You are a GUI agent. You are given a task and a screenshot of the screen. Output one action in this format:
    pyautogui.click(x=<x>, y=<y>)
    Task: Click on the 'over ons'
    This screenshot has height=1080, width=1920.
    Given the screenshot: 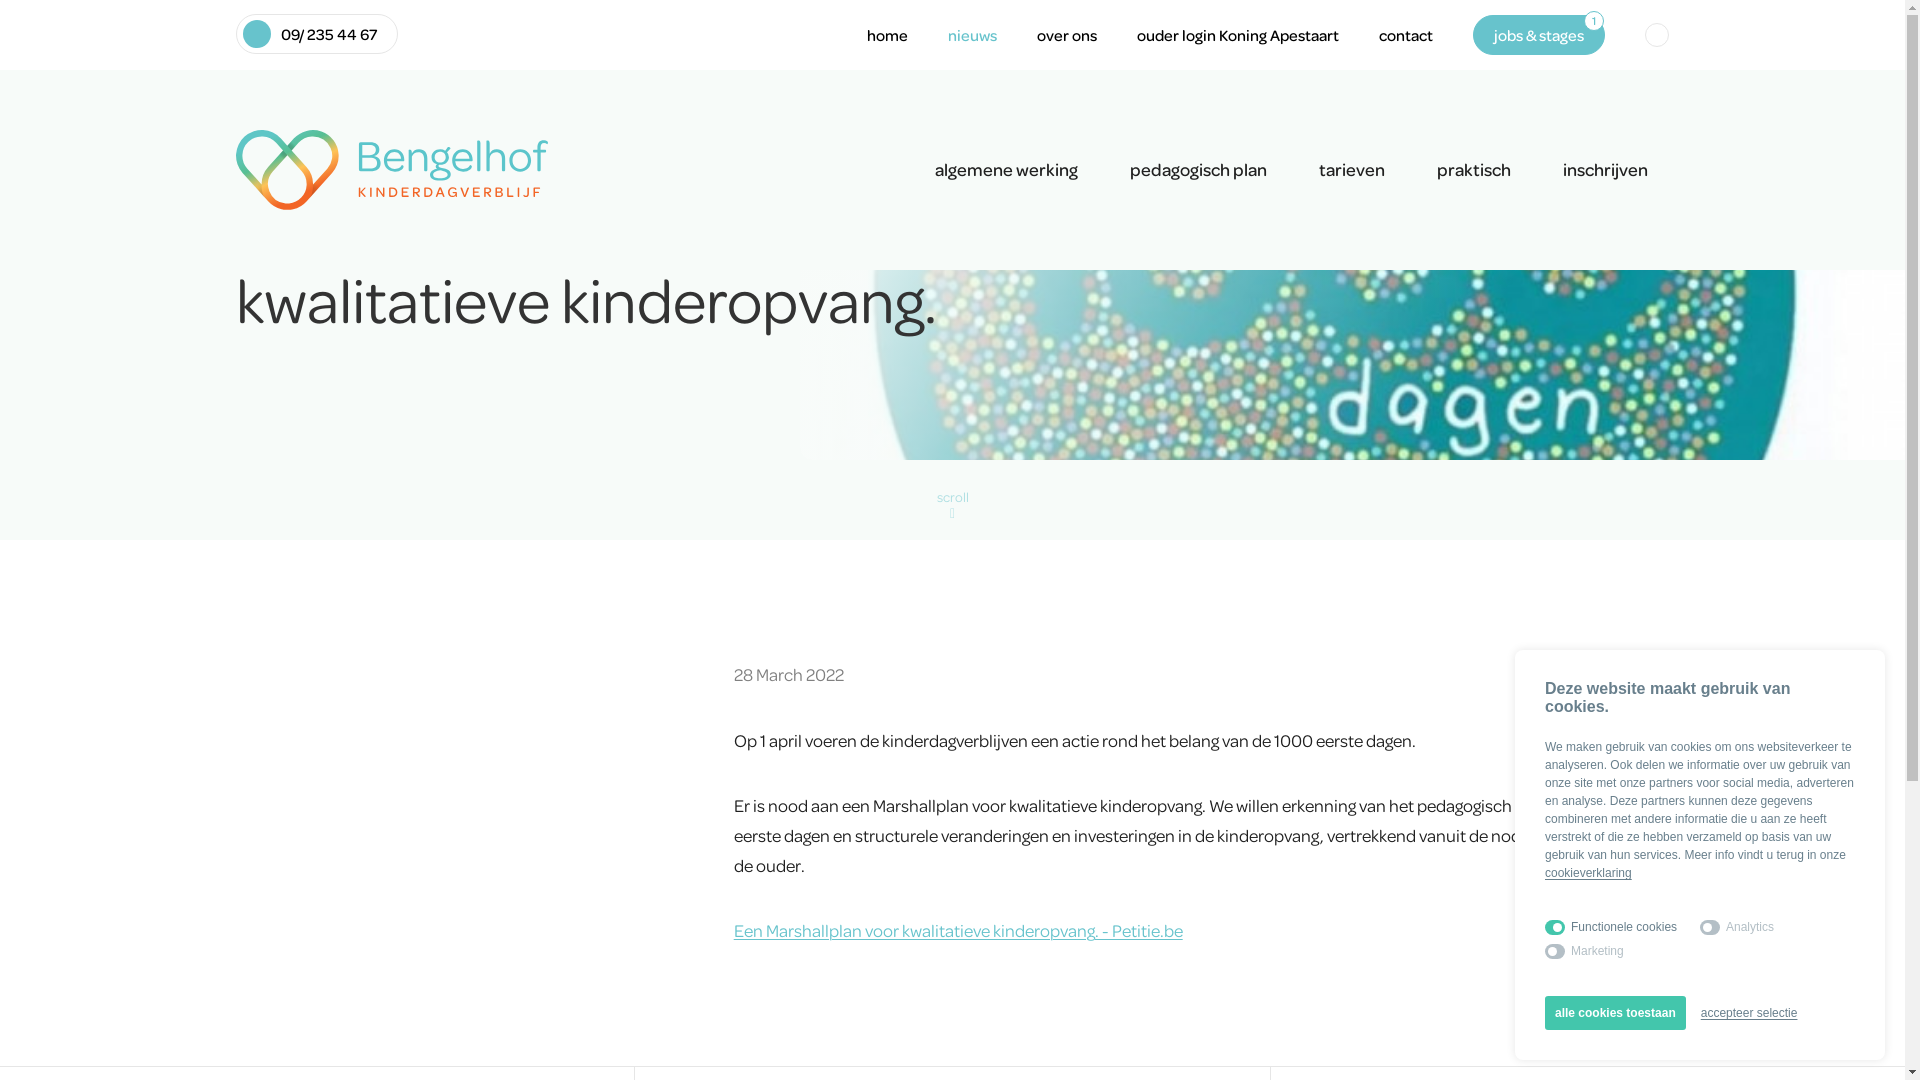 What is the action you would take?
    pyautogui.click(x=1065, y=34)
    